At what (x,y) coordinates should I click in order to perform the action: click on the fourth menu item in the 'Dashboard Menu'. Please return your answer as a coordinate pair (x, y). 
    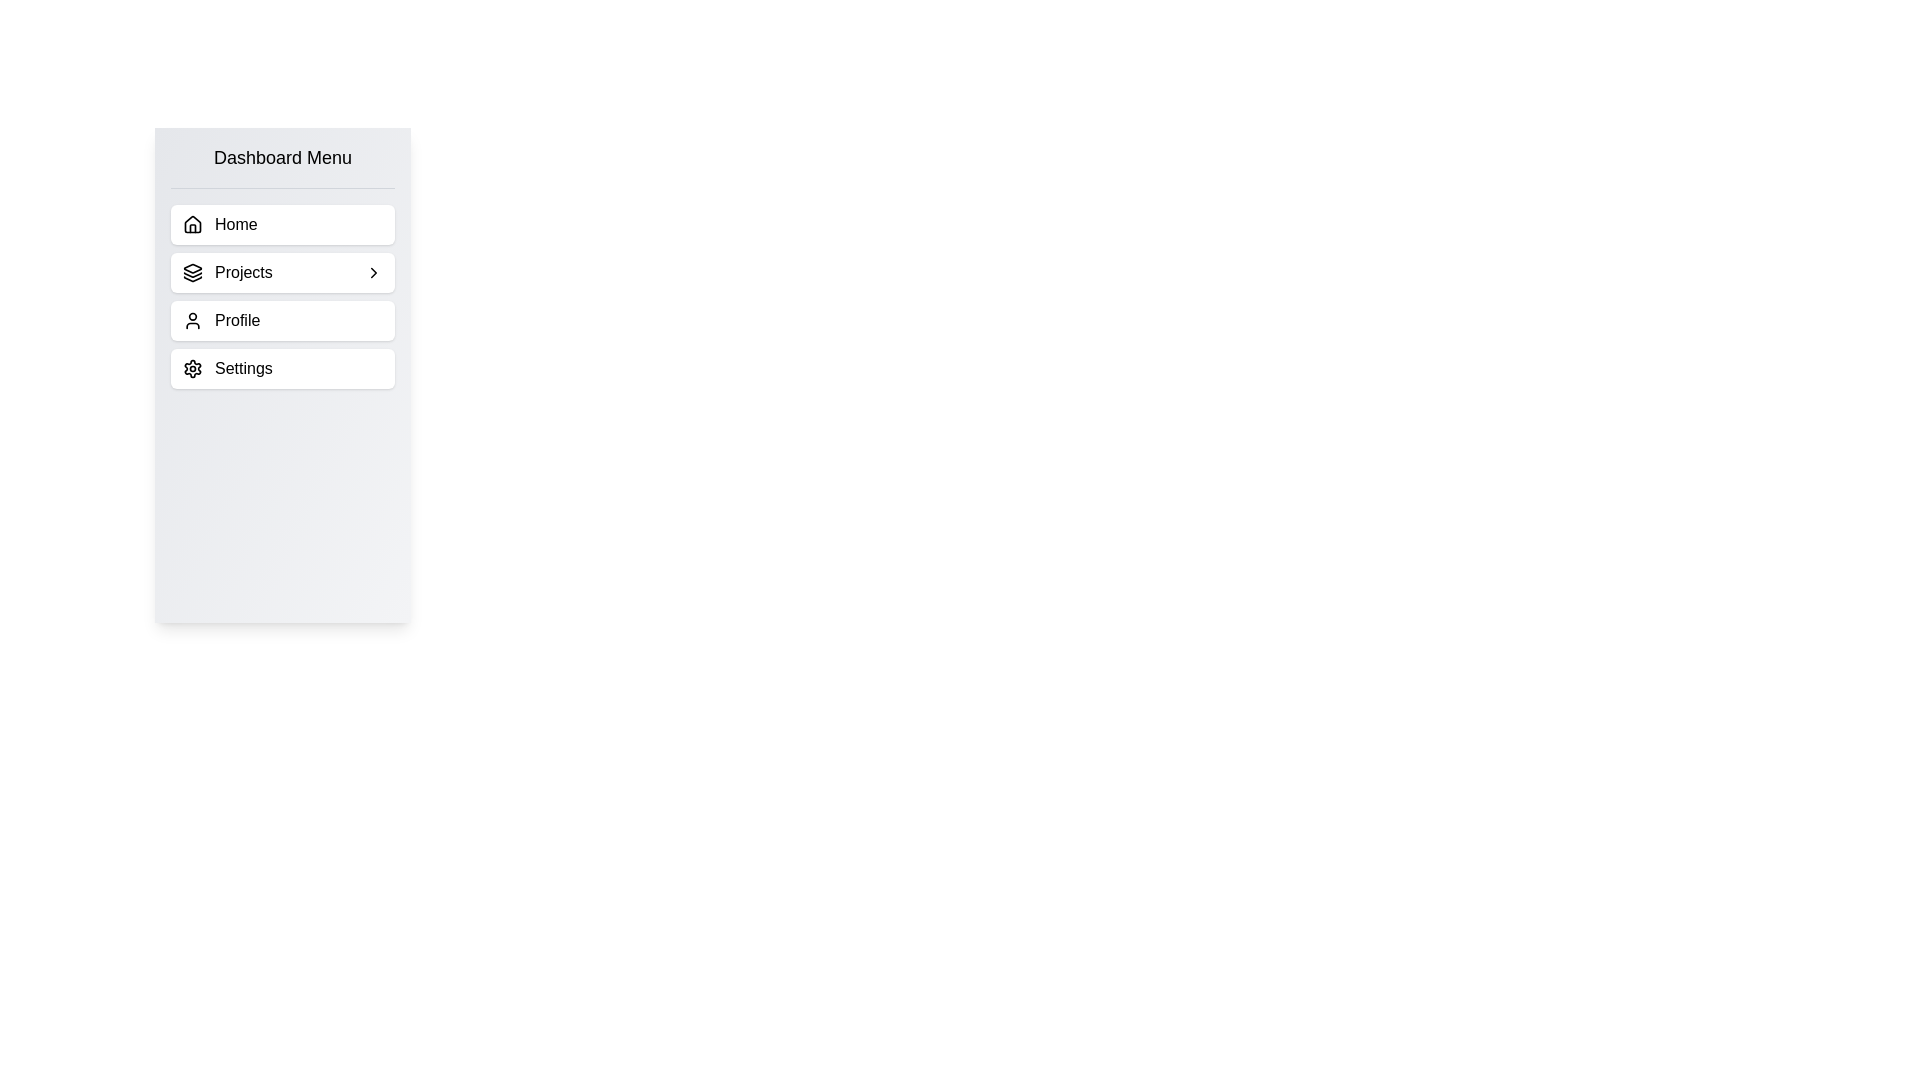
    Looking at the image, I should click on (282, 369).